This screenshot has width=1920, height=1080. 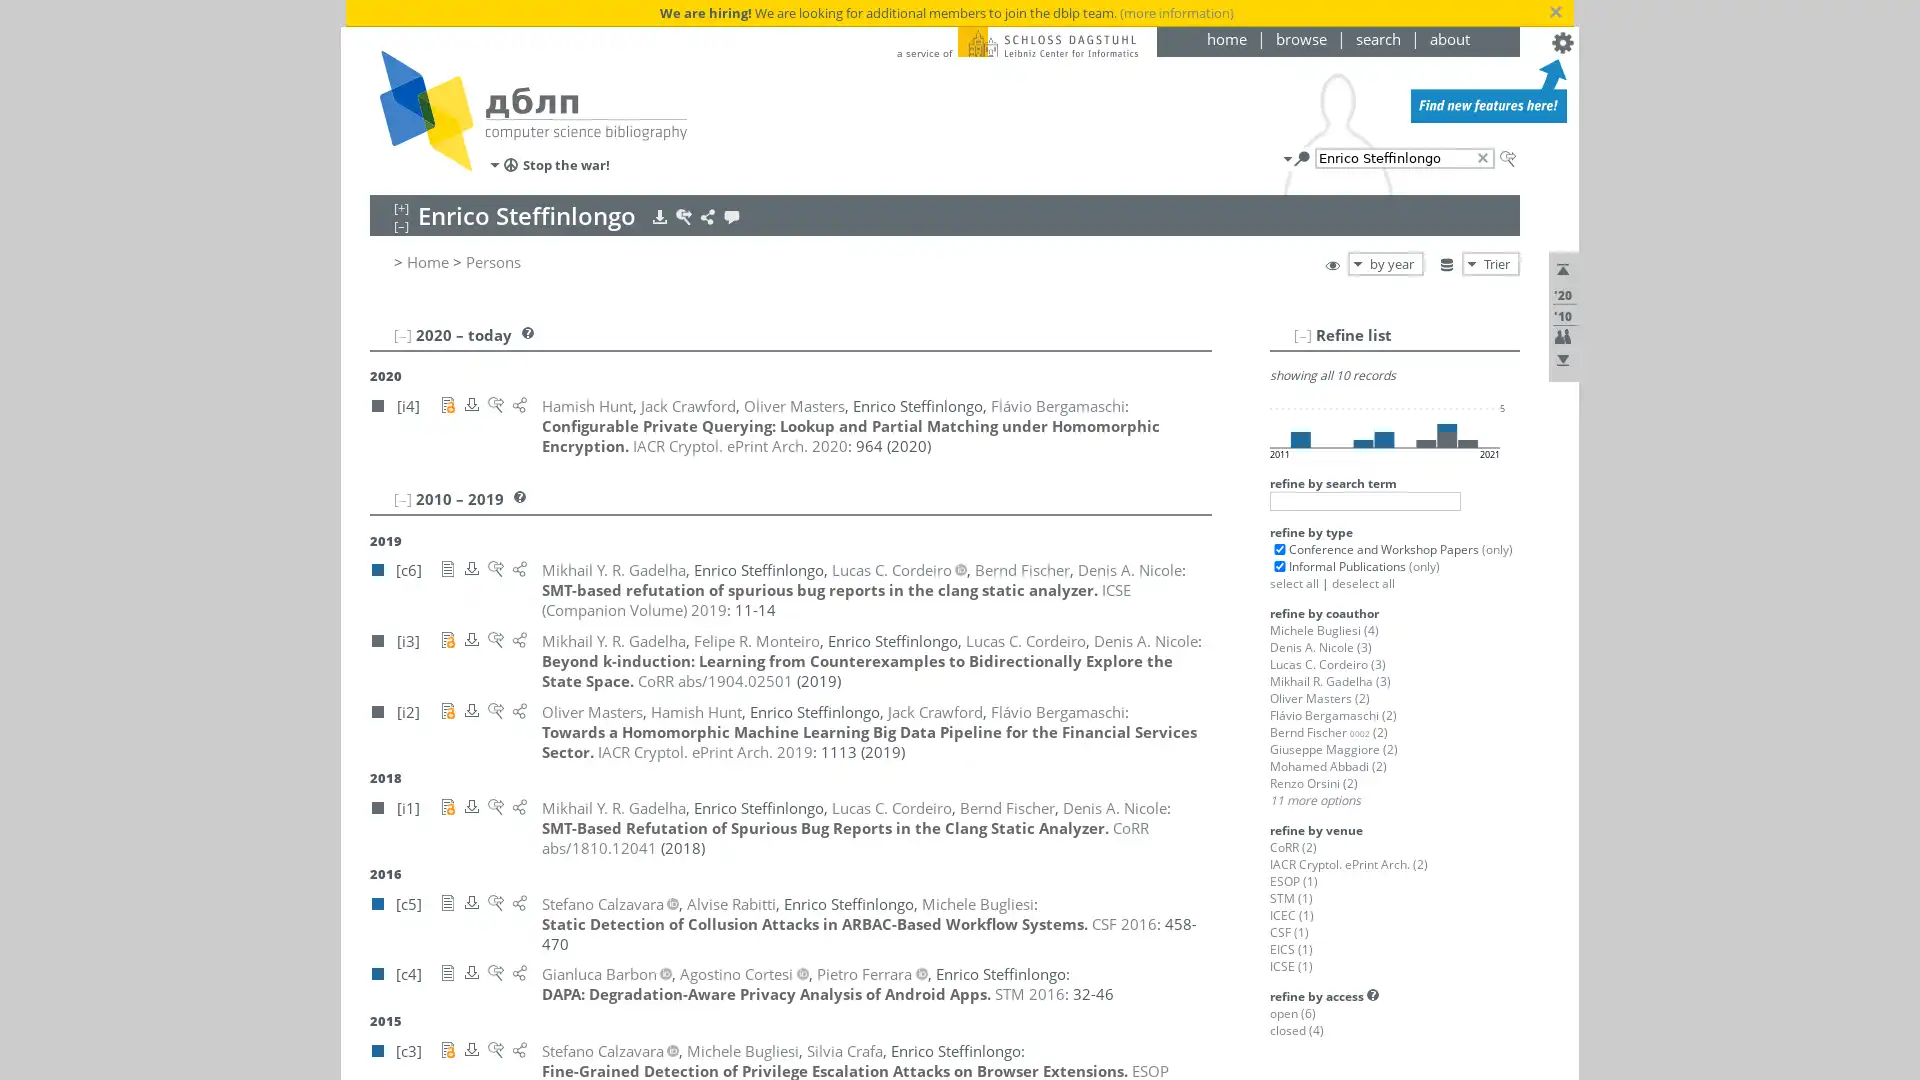 What do you see at coordinates (1328, 664) in the screenshot?
I see `Lucas C. Cordeiro (3)` at bounding box center [1328, 664].